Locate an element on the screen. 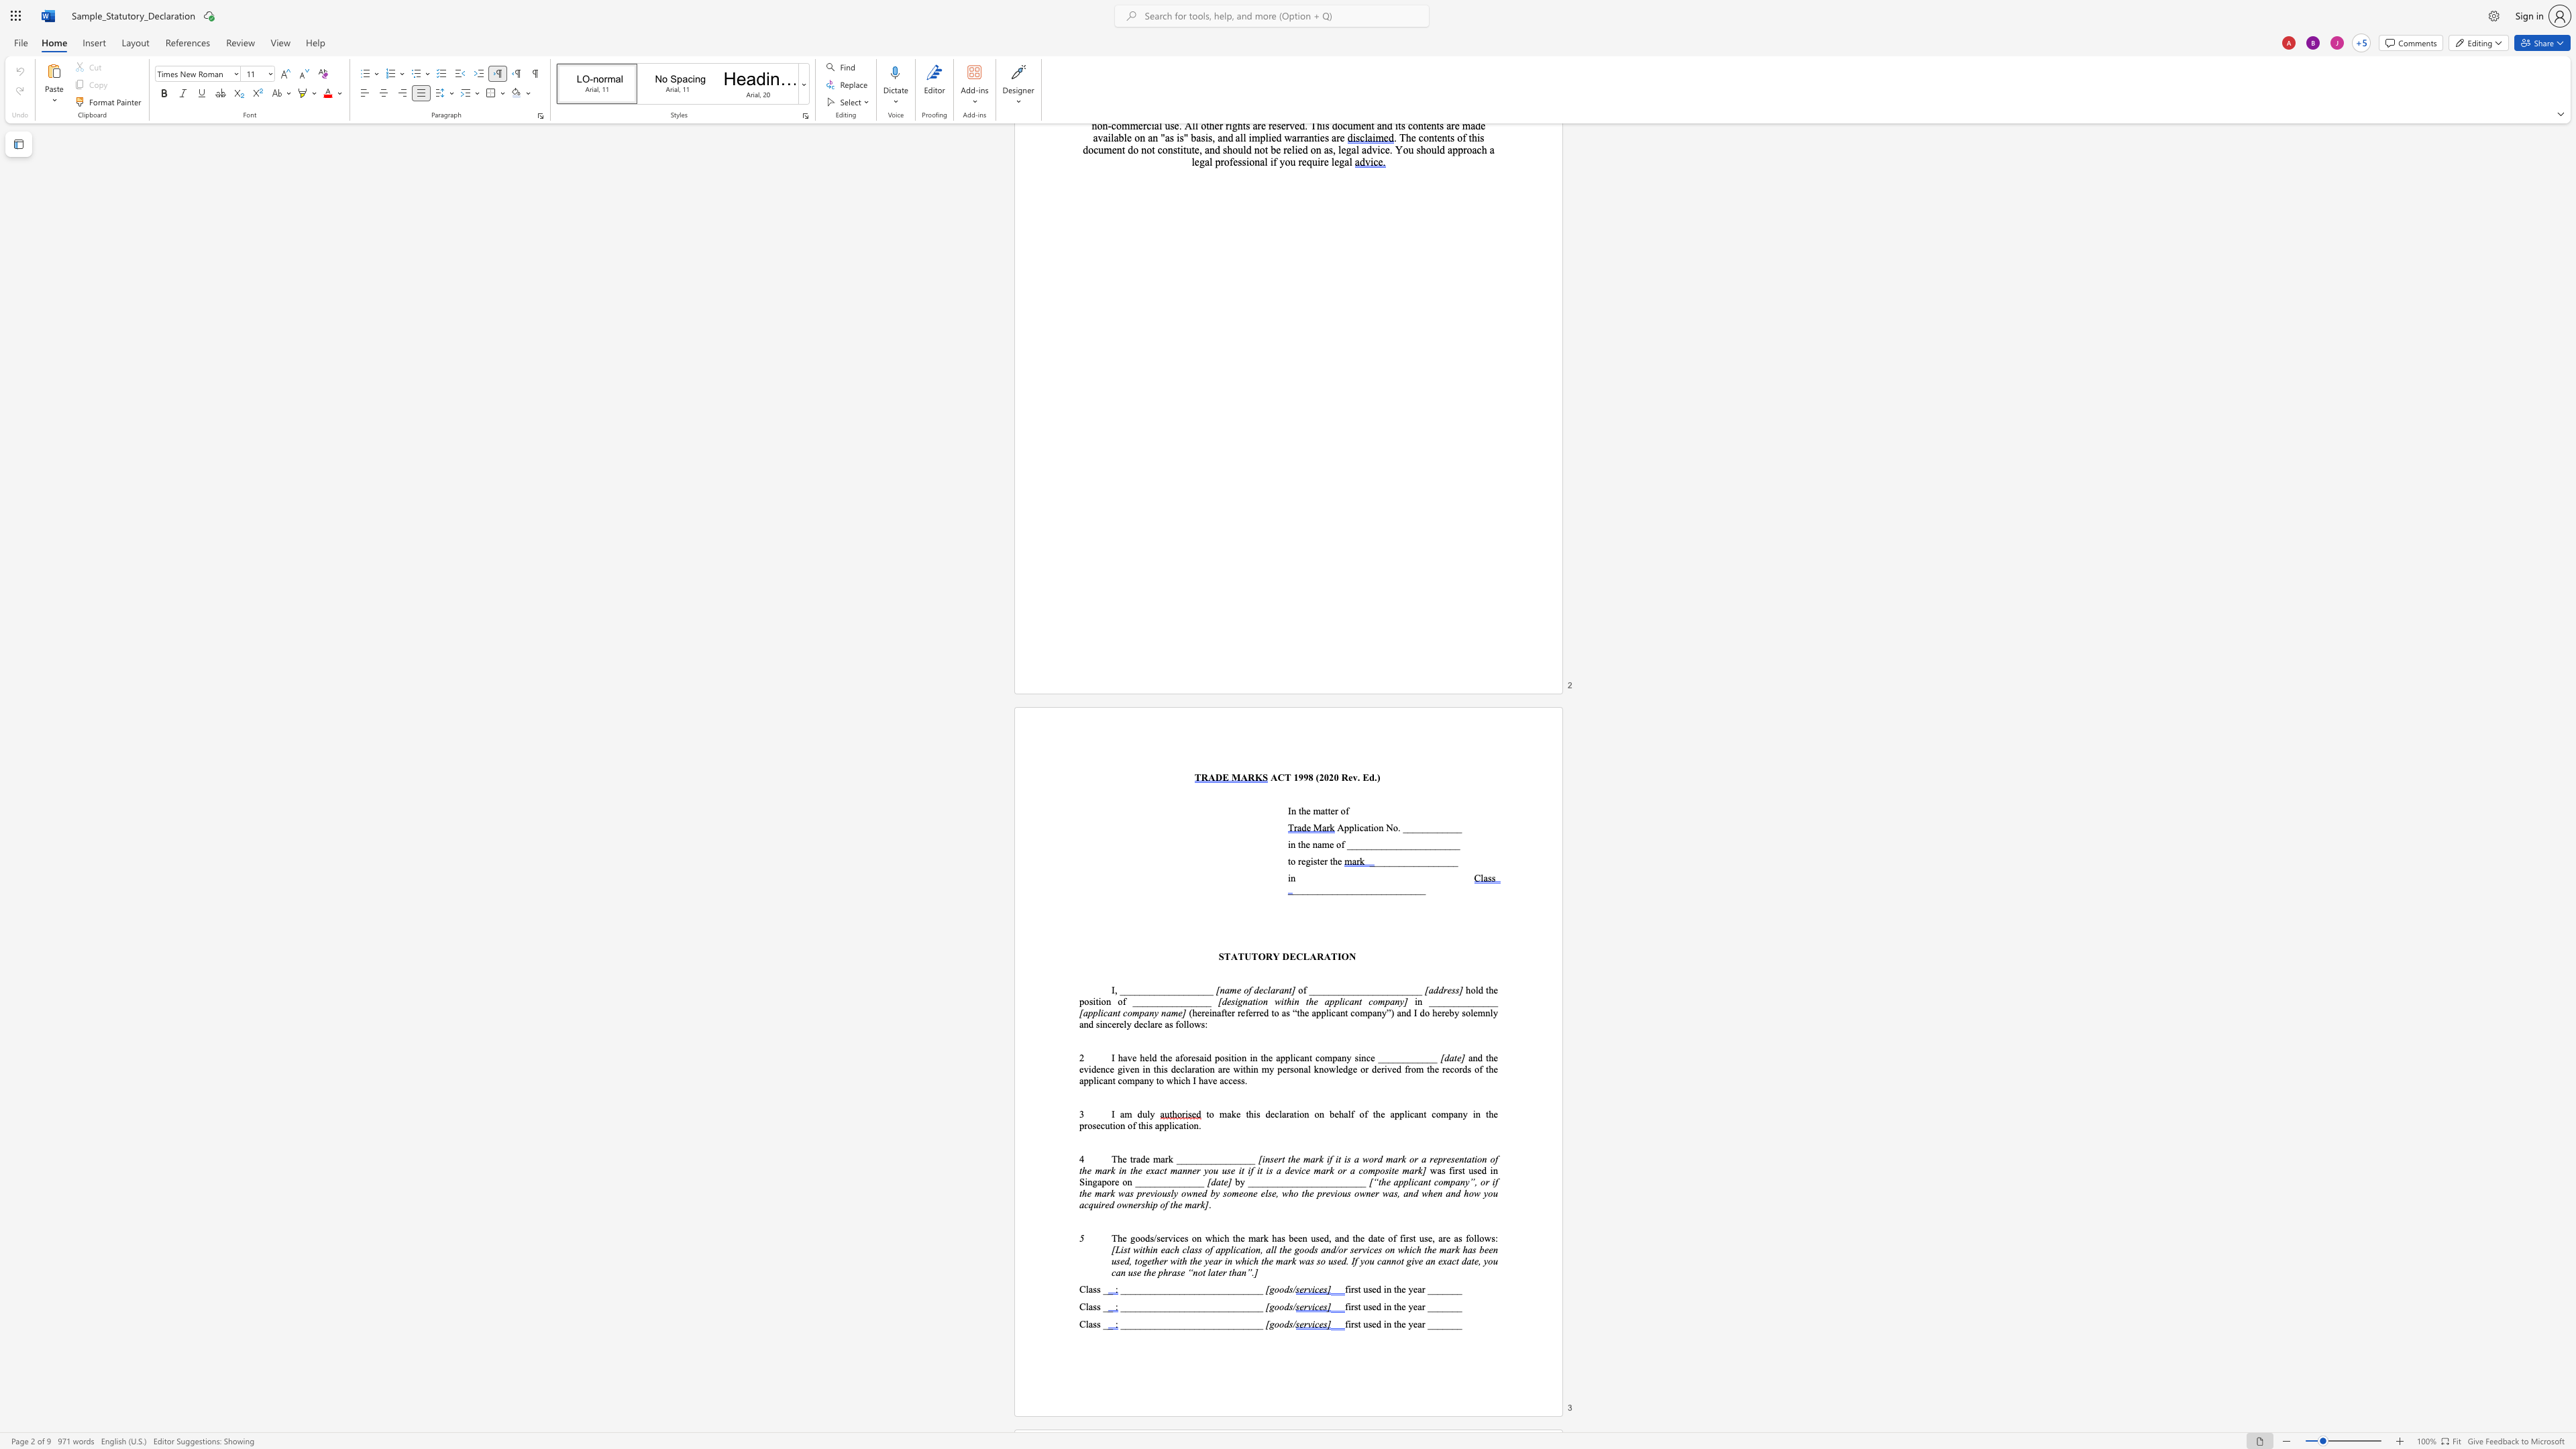 The image size is (2576, 1449). the 1th character "O" in the text is located at coordinates (1261, 956).